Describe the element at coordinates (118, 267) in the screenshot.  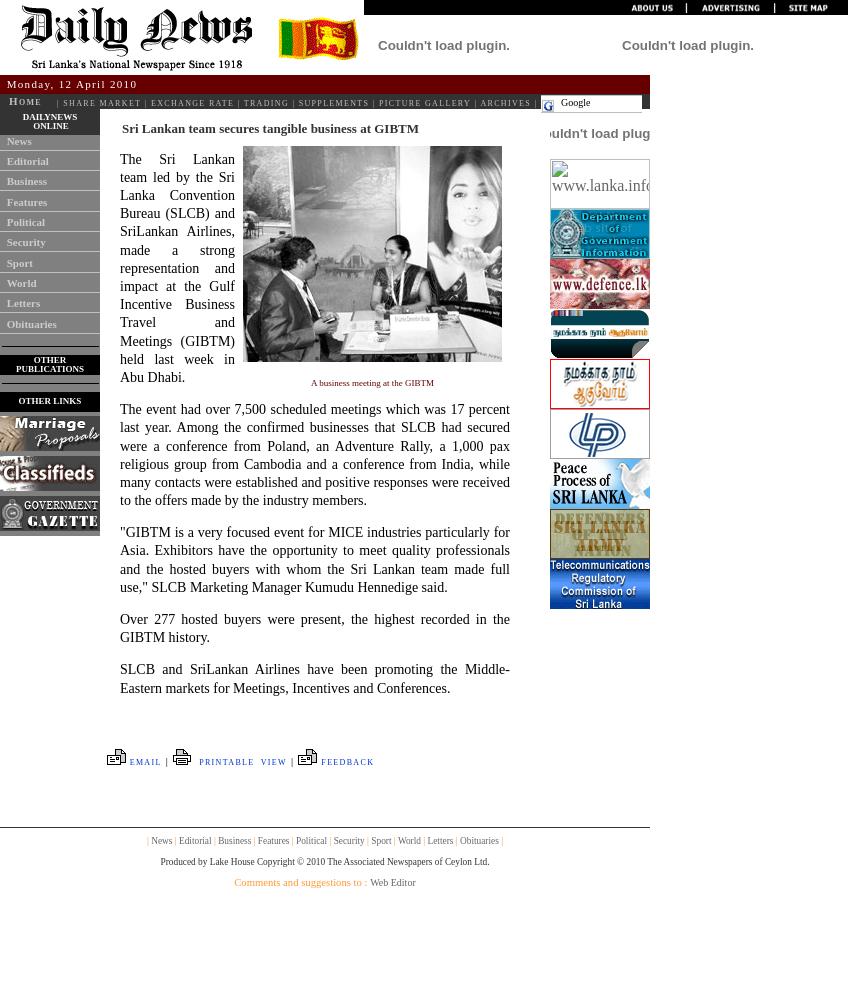
I see `'The Sri Lankan team led by the Sri Lanka Convention Bureau (SLCB) and 
		SriLankan Airlines, made a strong representation and impact at the Gulf 
		Incentive Business Travel and Meetings (GIBTM) held last week in Abu 
		Dhabi.'` at that location.